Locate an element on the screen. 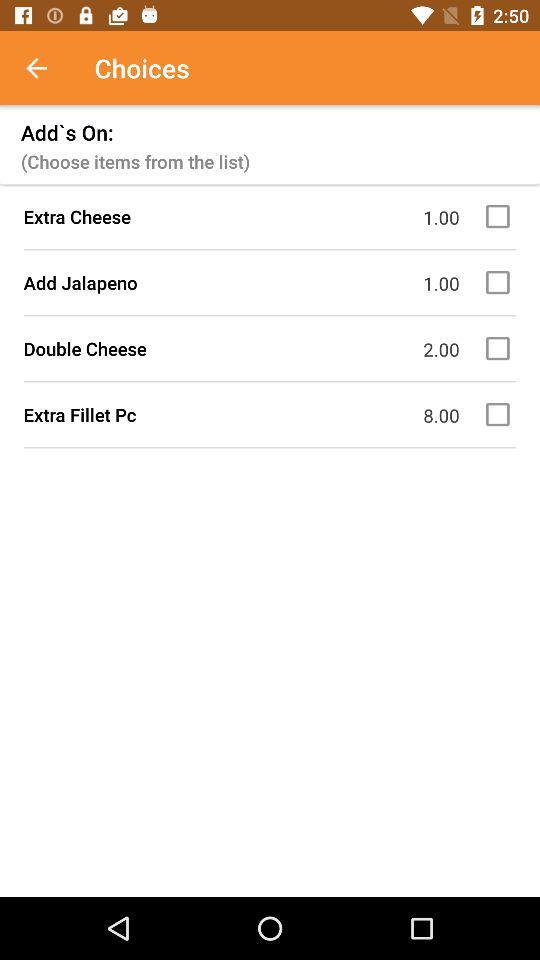  previous is located at coordinates (47, 68).